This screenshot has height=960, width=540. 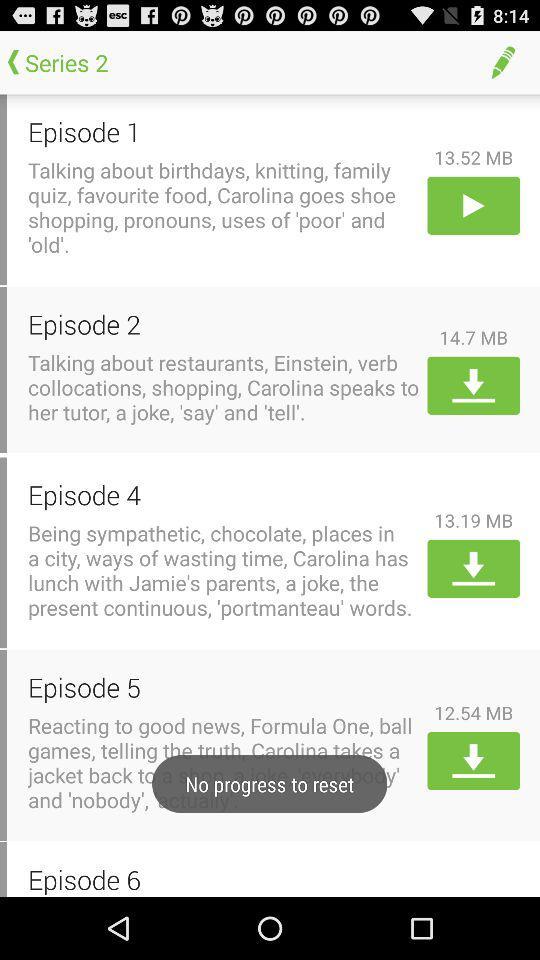 I want to click on 14.7 mb icon, so click(x=472, y=337).